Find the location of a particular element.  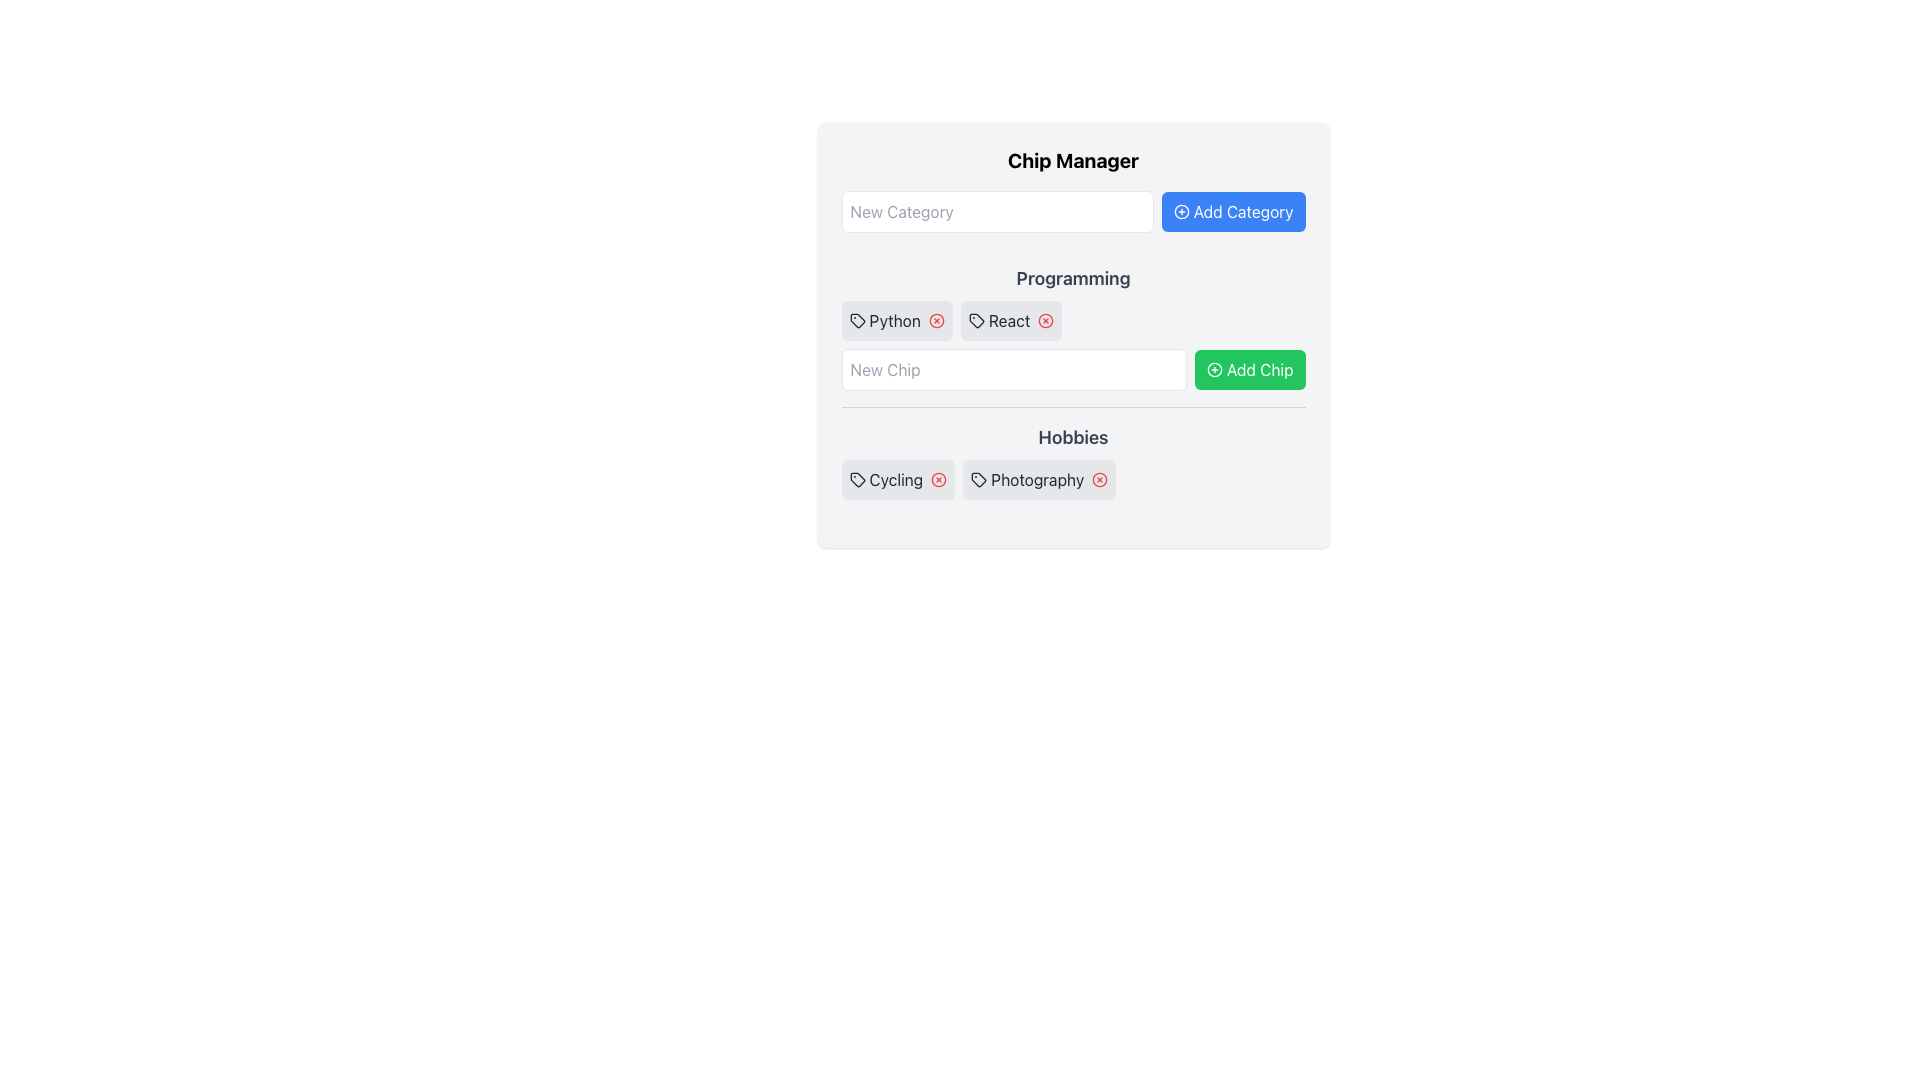

label 'Chip Manager' displayed in bold, large font at the top of the card-like section is located at coordinates (1072, 160).